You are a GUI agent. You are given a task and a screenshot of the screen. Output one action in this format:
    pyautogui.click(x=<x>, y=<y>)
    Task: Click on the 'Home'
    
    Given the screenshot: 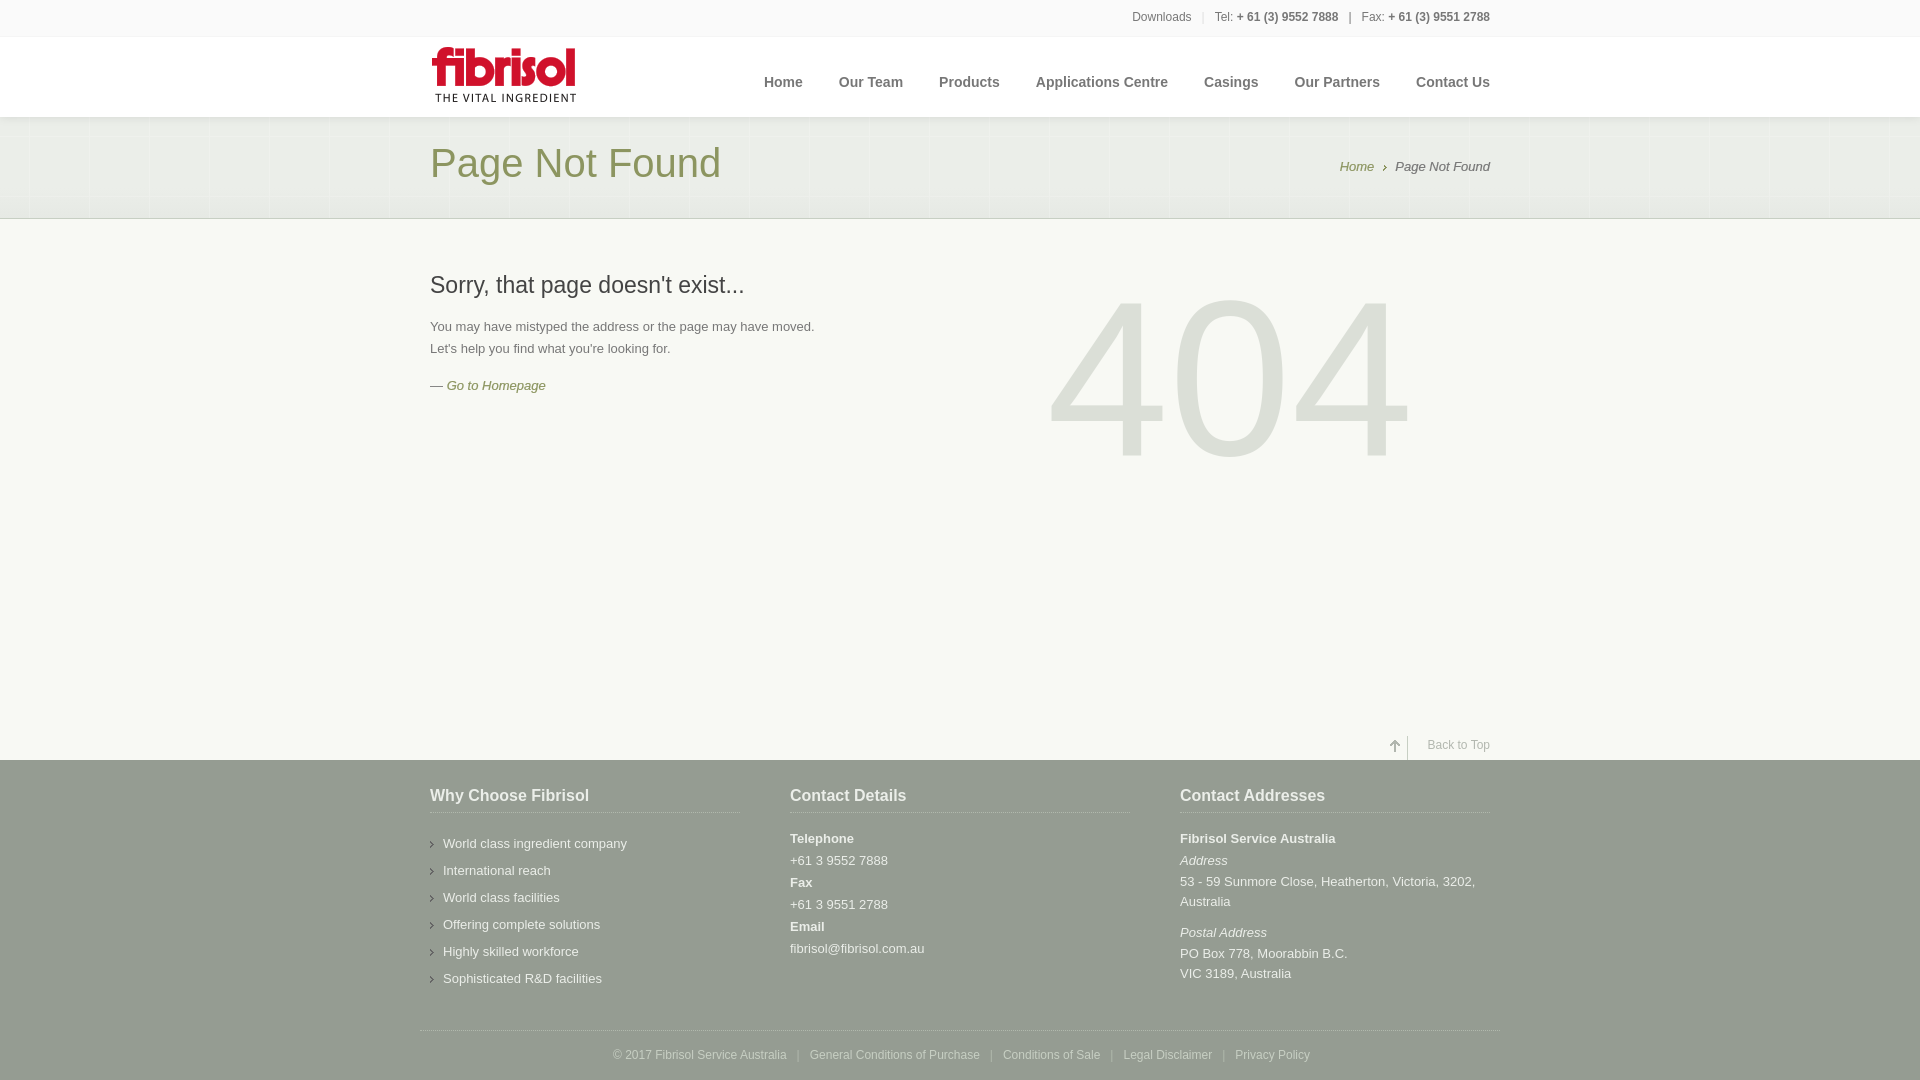 What is the action you would take?
    pyautogui.click(x=1357, y=167)
    